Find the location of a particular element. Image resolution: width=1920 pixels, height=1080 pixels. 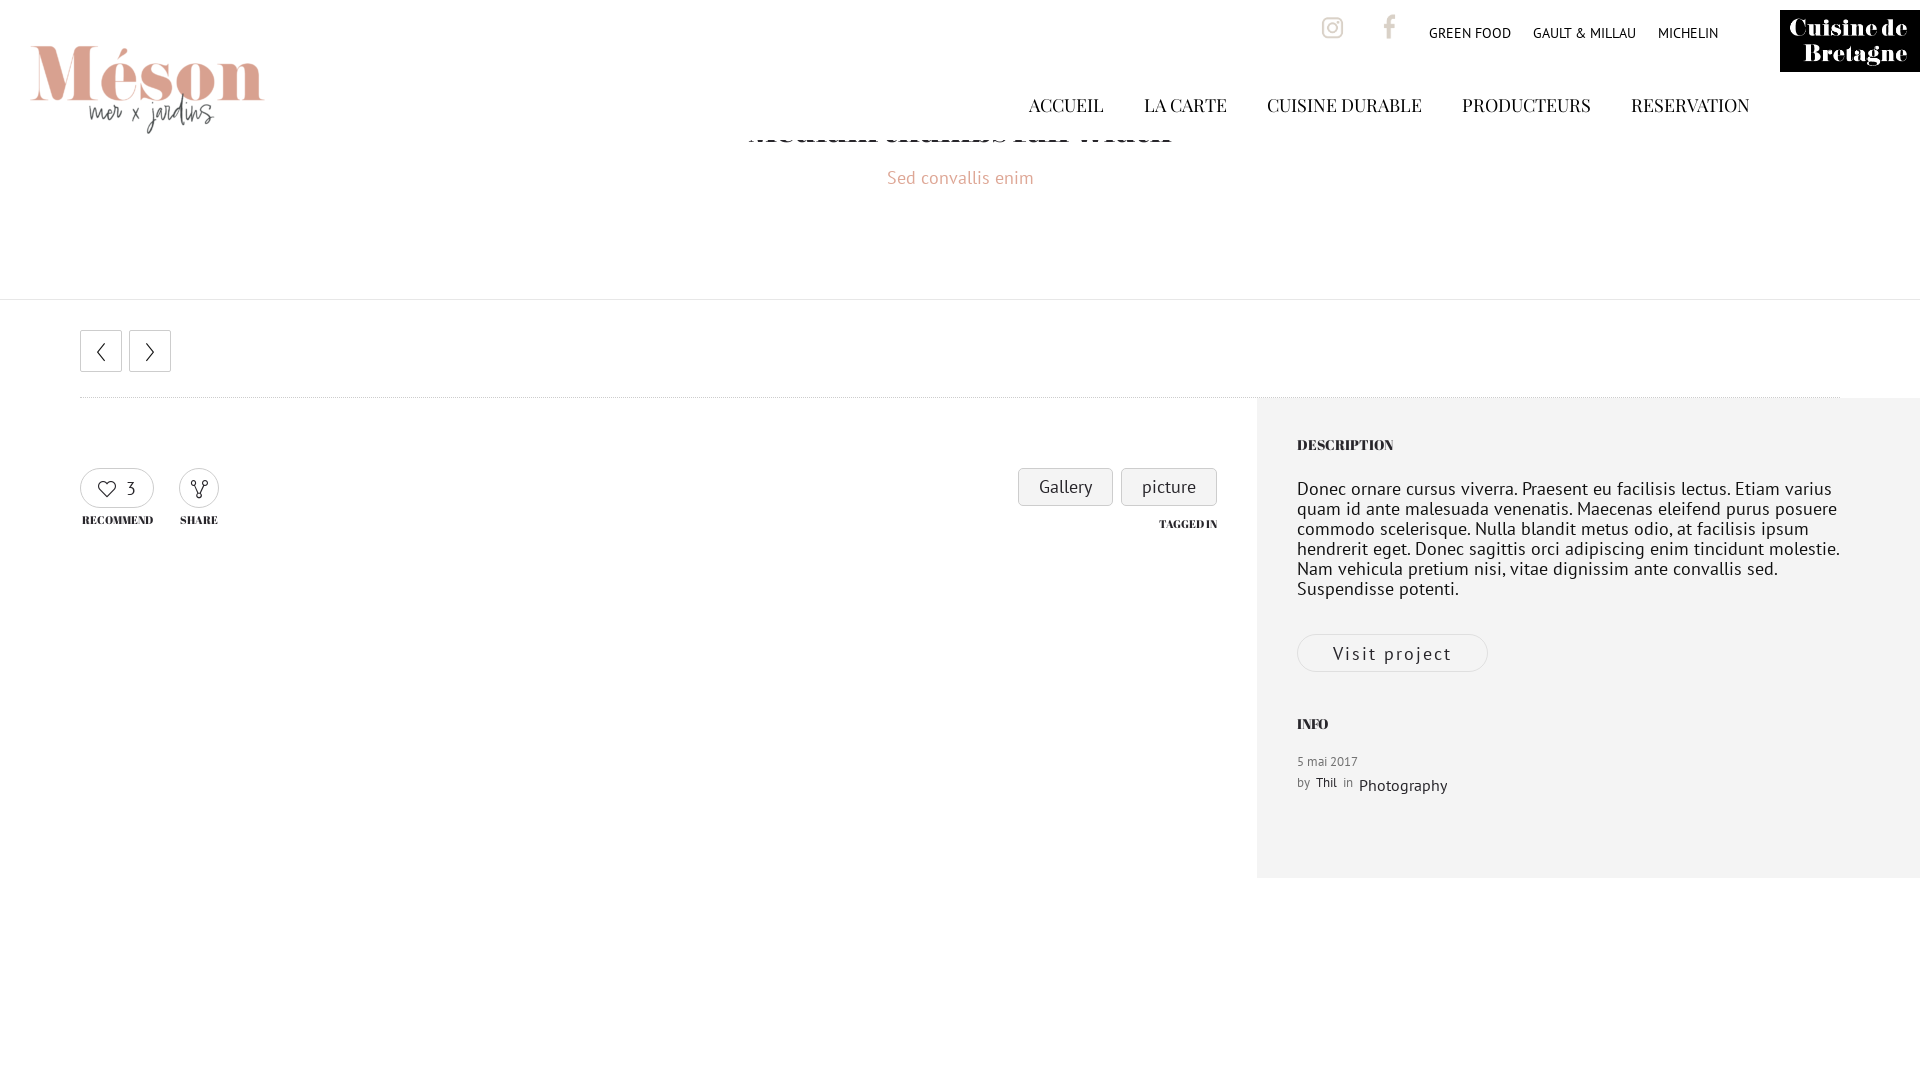

'Gallery' is located at coordinates (1064, 486).